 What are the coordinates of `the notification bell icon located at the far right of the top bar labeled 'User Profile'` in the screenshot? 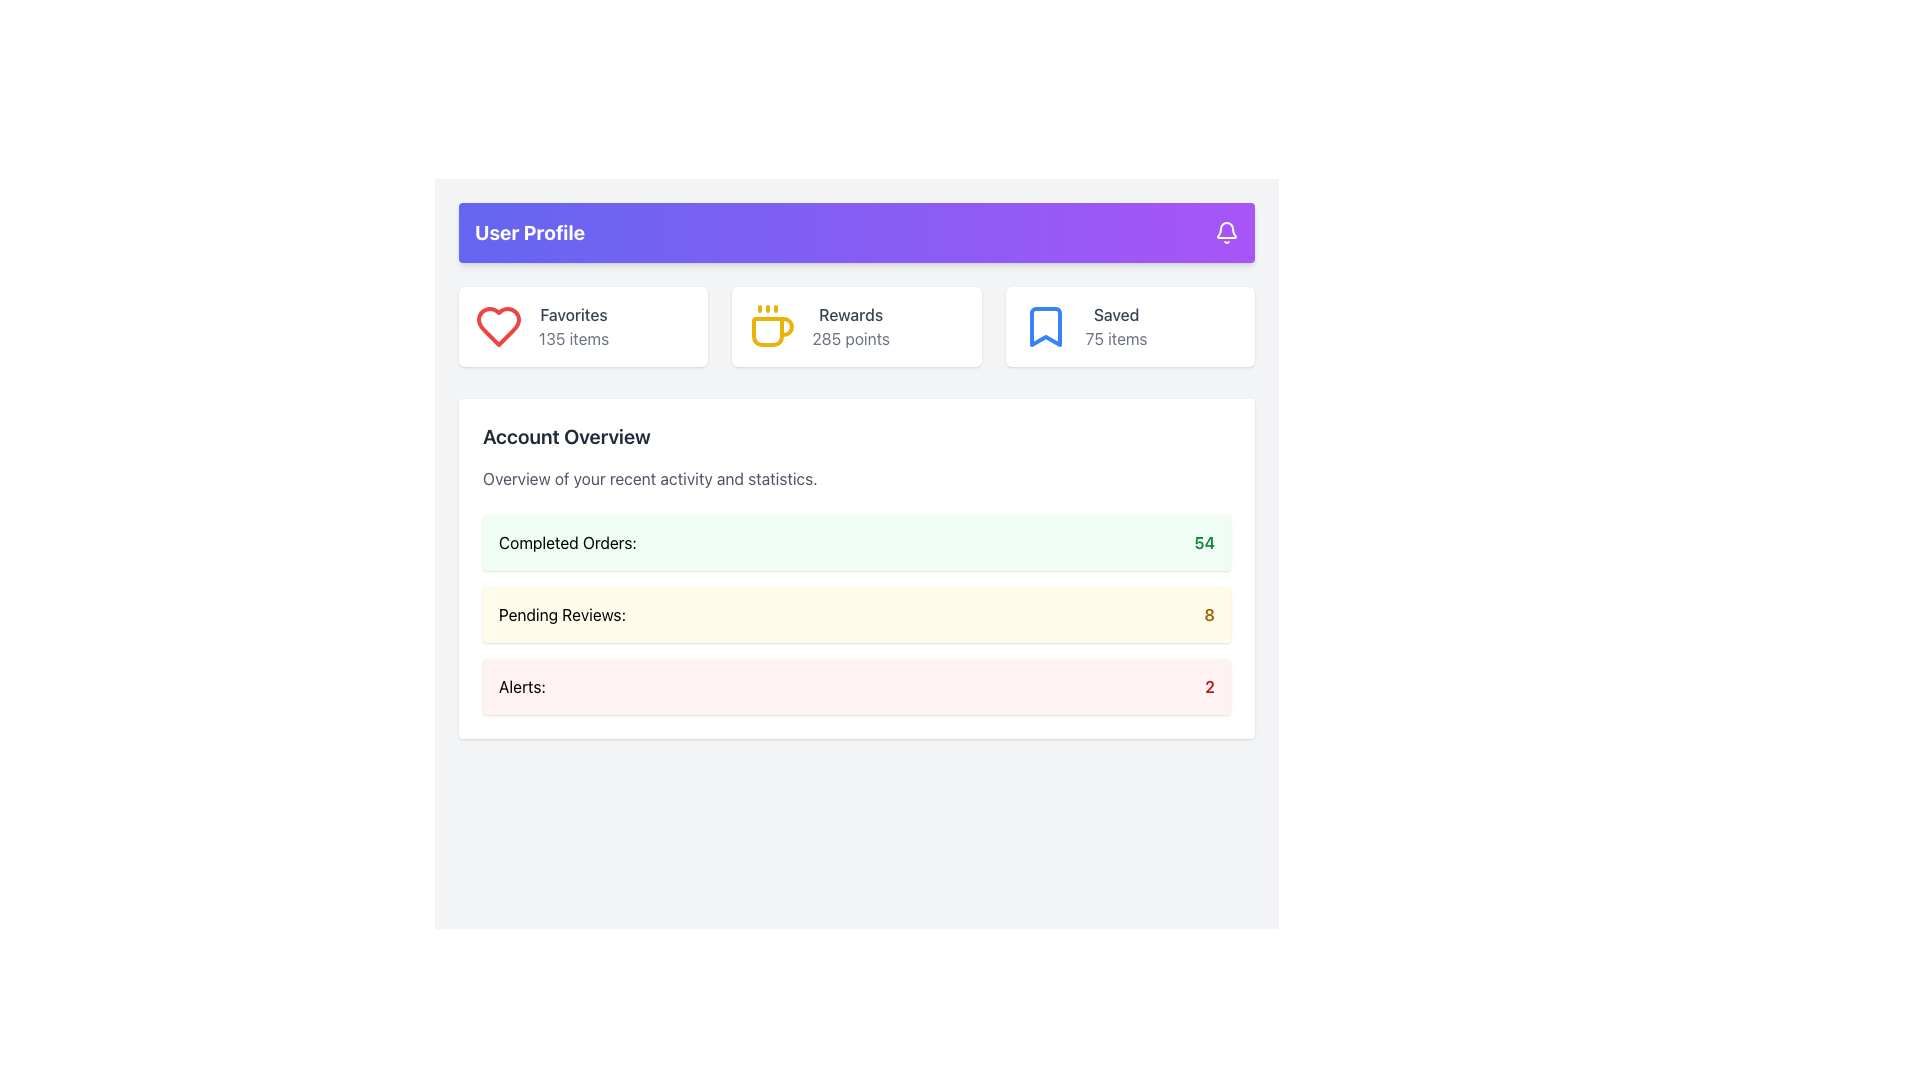 It's located at (1226, 231).